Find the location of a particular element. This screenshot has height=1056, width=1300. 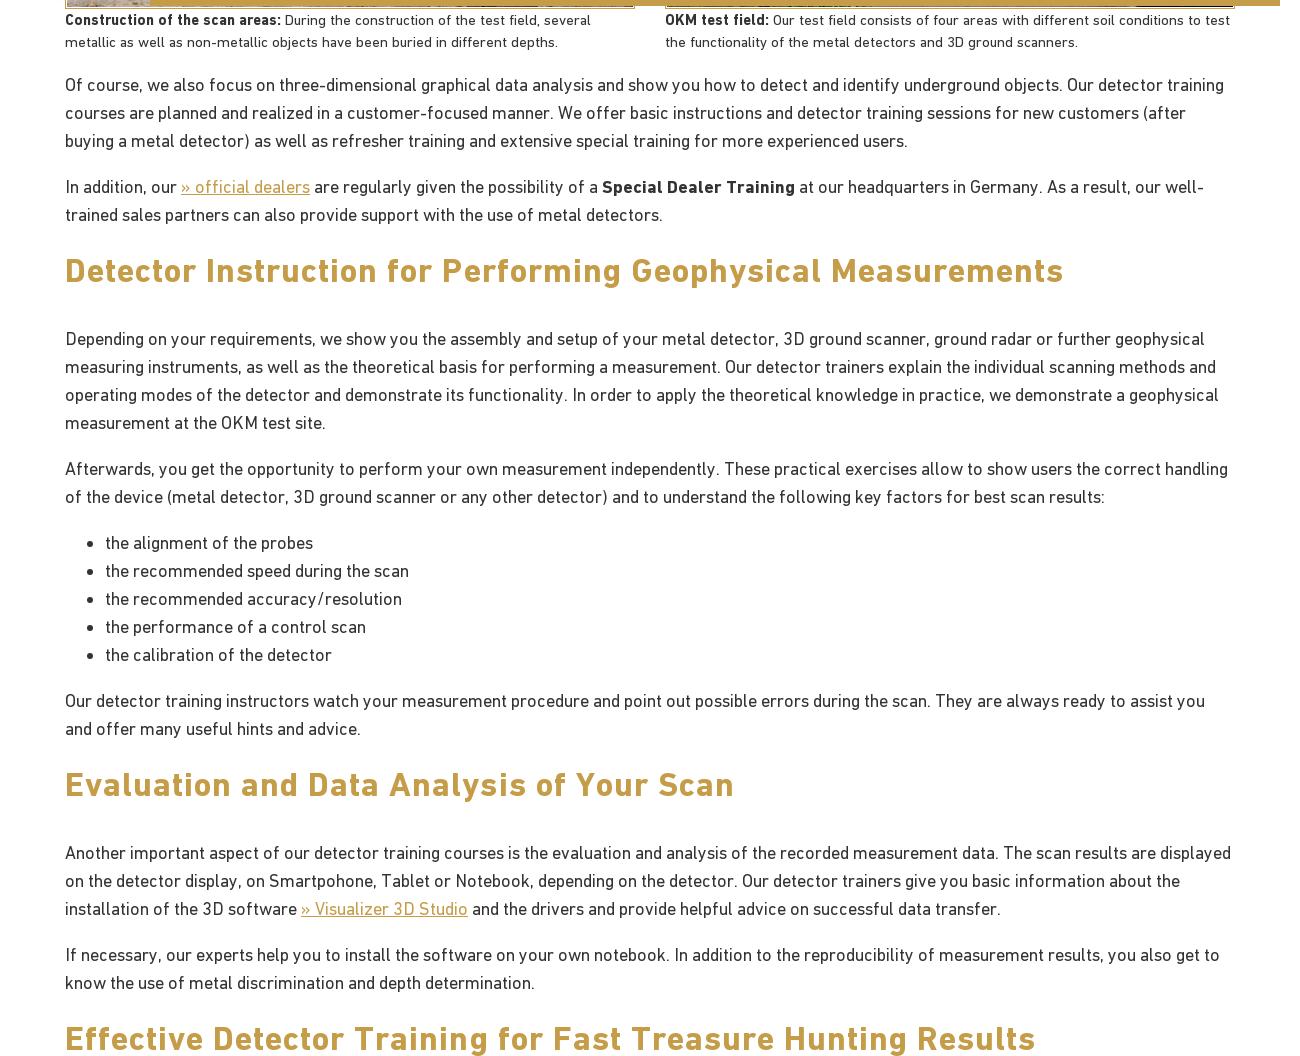

'During the construction of the test field, several metallic as well as non-metallic objects have been buried in different depths.' is located at coordinates (326, 29).